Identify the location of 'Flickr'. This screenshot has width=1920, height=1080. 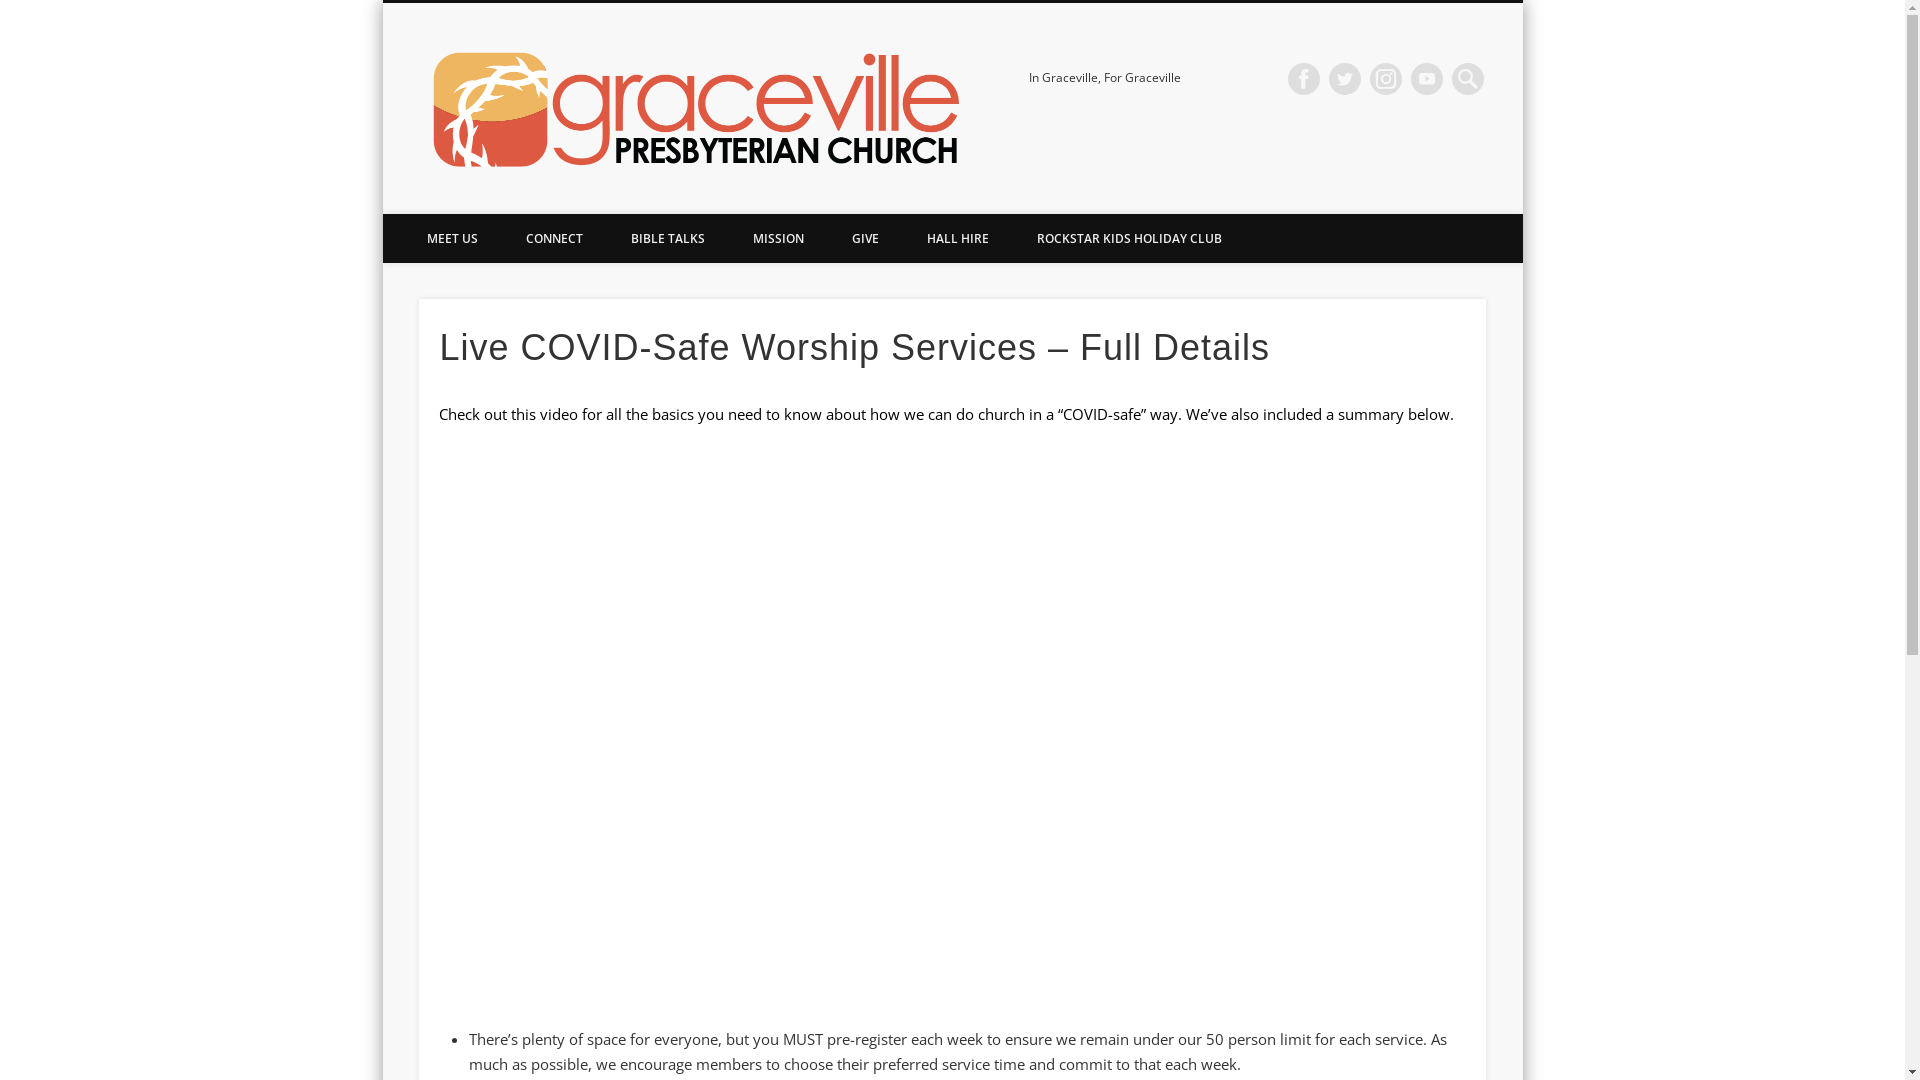
(1368, 77).